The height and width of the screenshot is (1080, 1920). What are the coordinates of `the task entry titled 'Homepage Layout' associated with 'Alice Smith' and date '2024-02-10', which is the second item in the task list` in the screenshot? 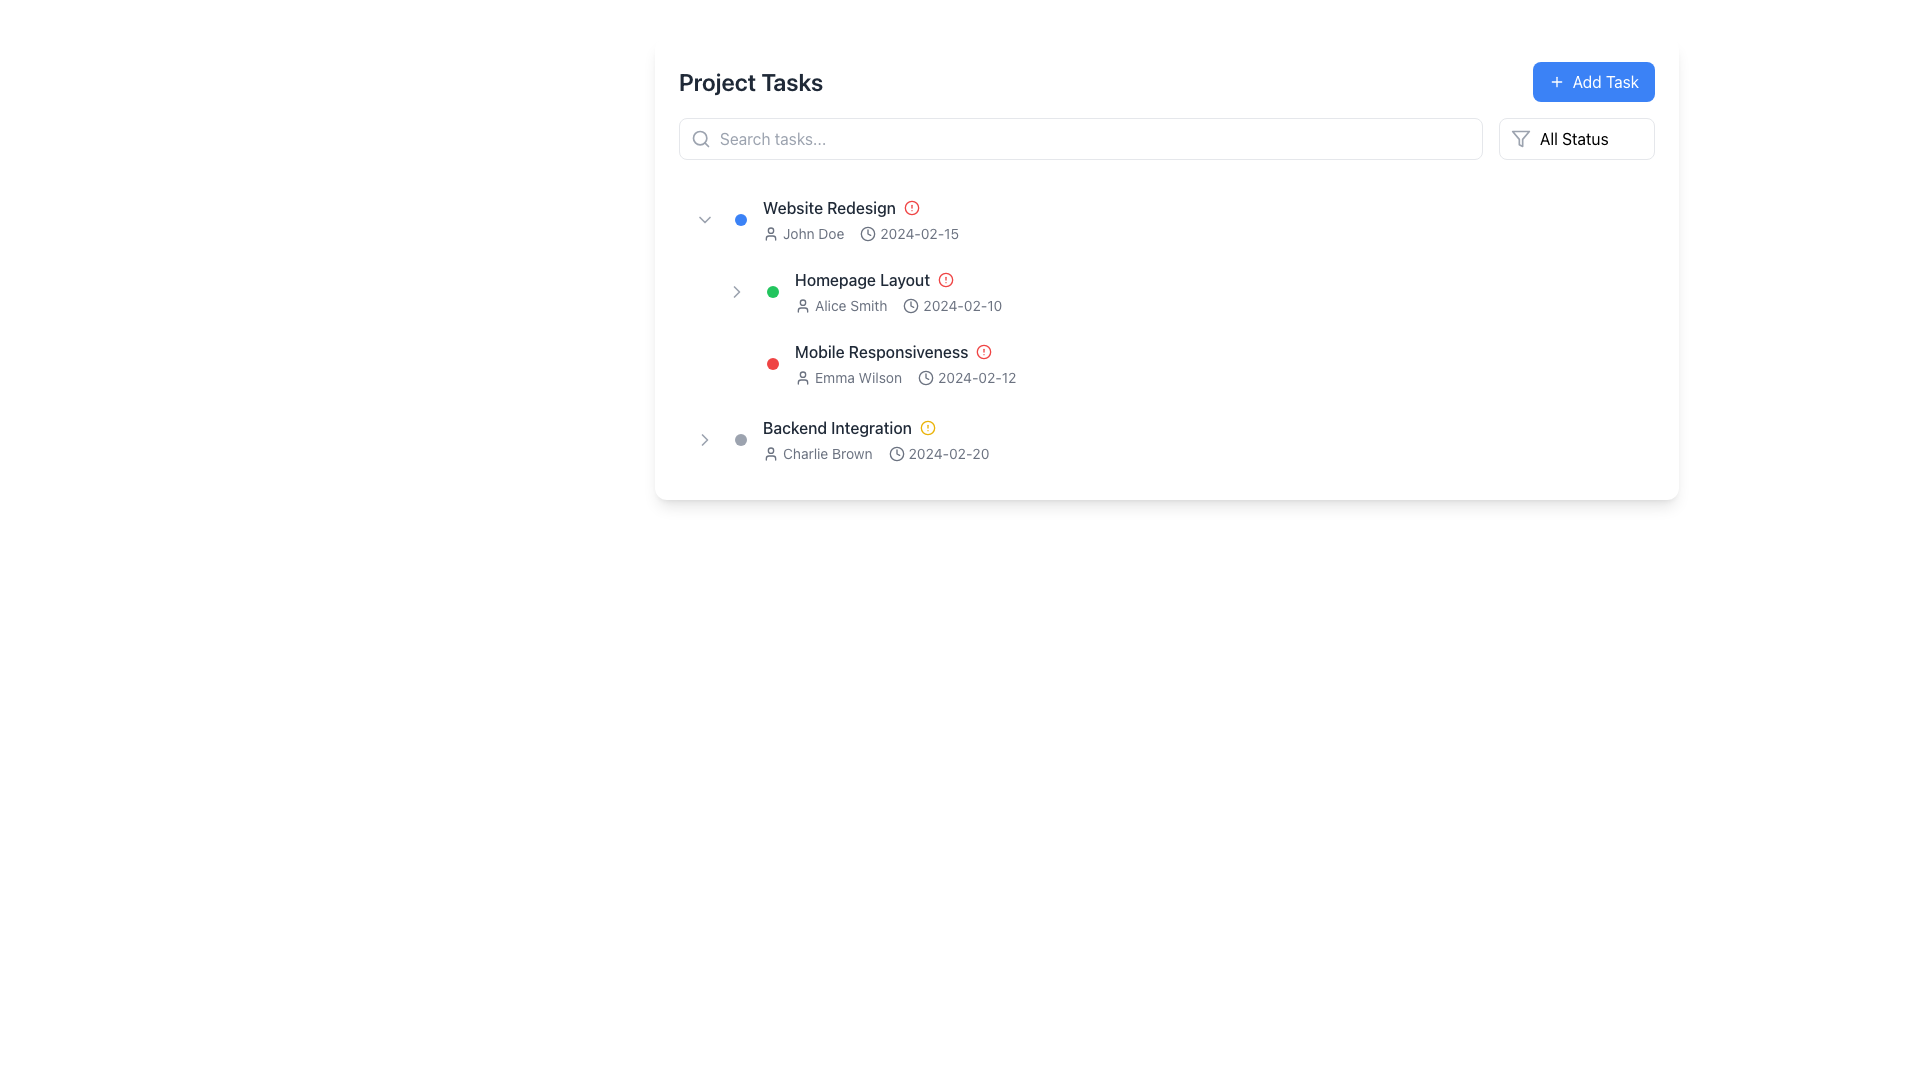 It's located at (1182, 292).